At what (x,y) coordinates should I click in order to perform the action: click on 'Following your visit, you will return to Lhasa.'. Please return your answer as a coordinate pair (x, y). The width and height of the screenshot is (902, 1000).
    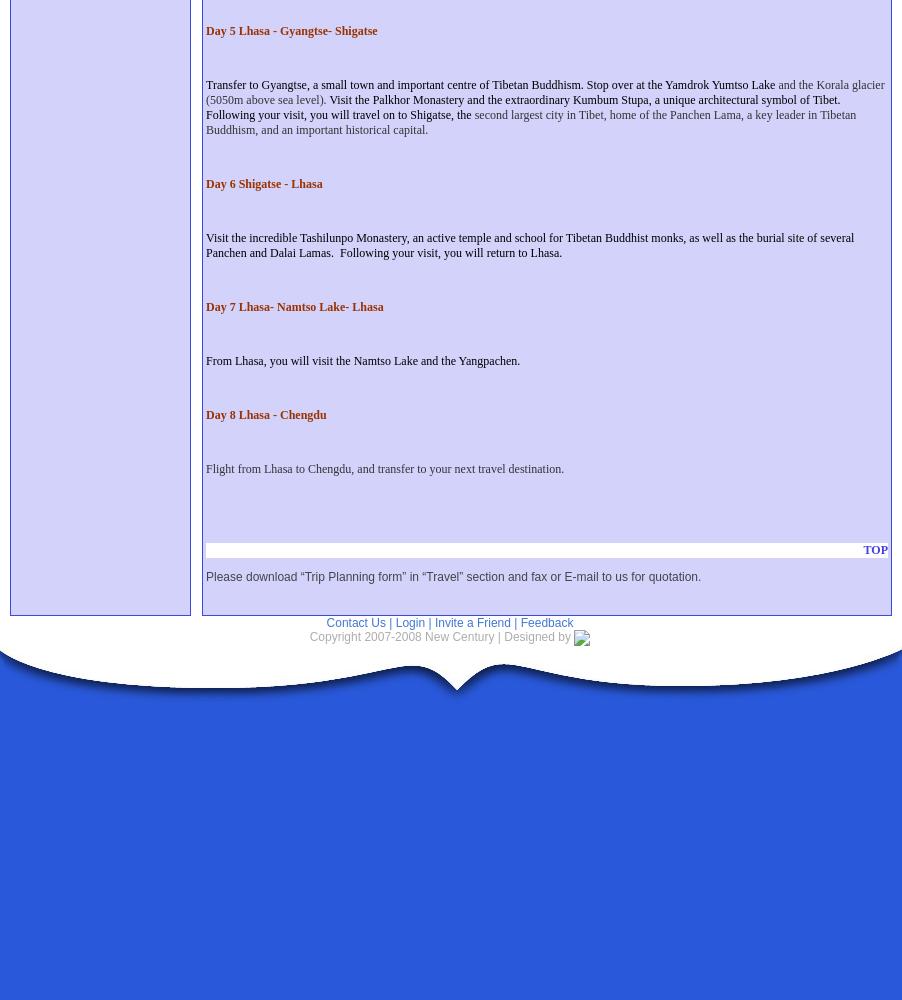
    Looking at the image, I should click on (450, 253).